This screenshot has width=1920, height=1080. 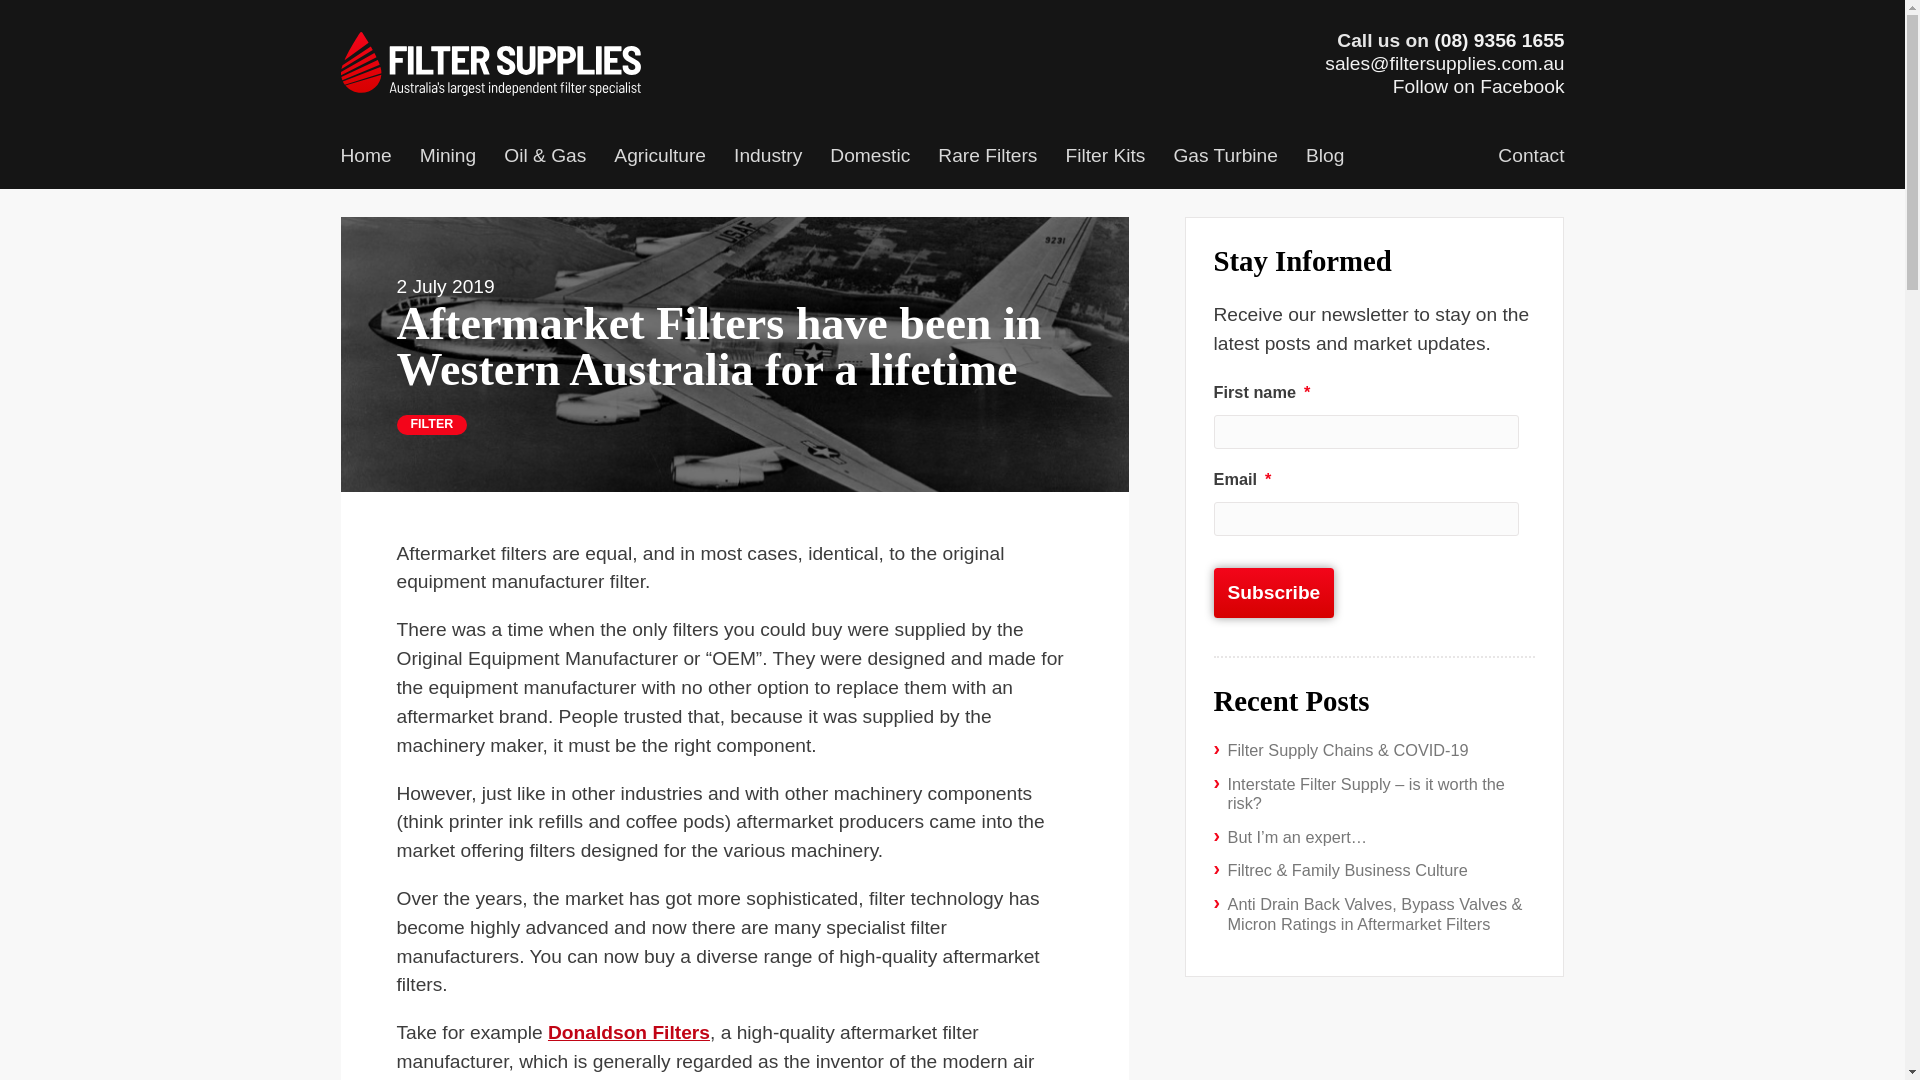 What do you see at coordinates (1224, 157) in the screenshot?
I see `'Gas Turbine'` at bounding box center [1224, 157].